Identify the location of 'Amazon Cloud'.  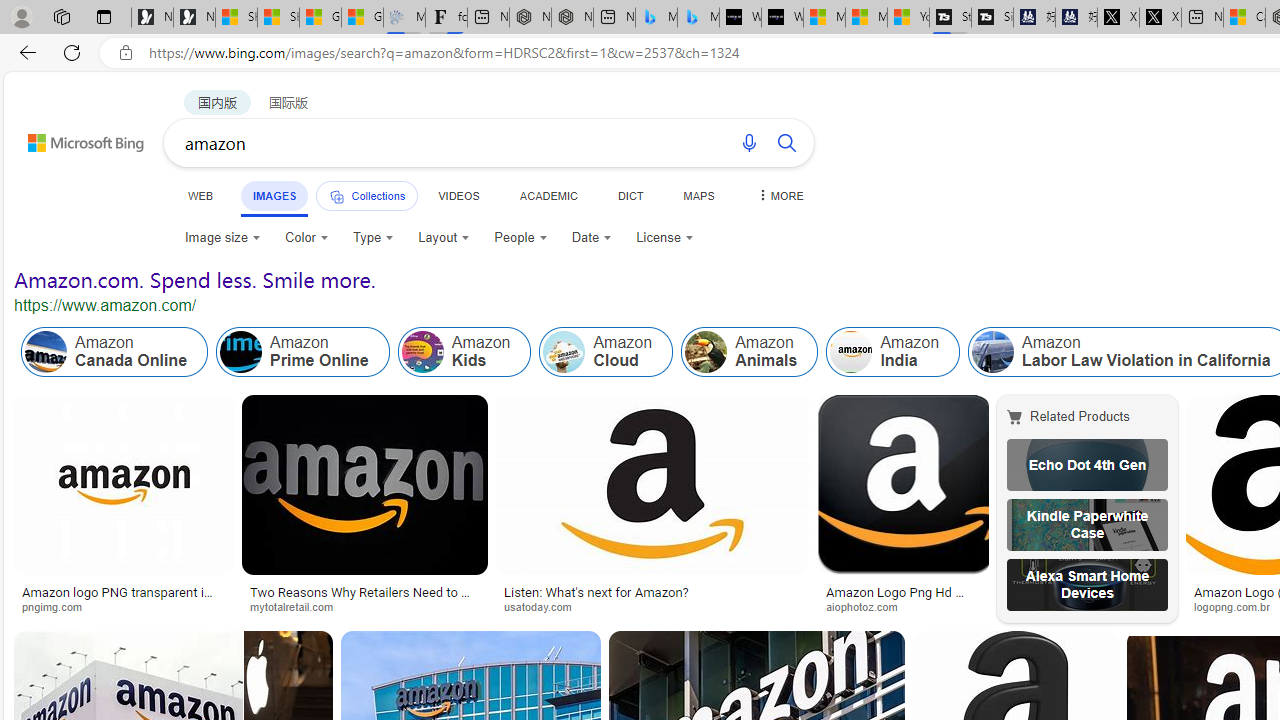
(563, 351).